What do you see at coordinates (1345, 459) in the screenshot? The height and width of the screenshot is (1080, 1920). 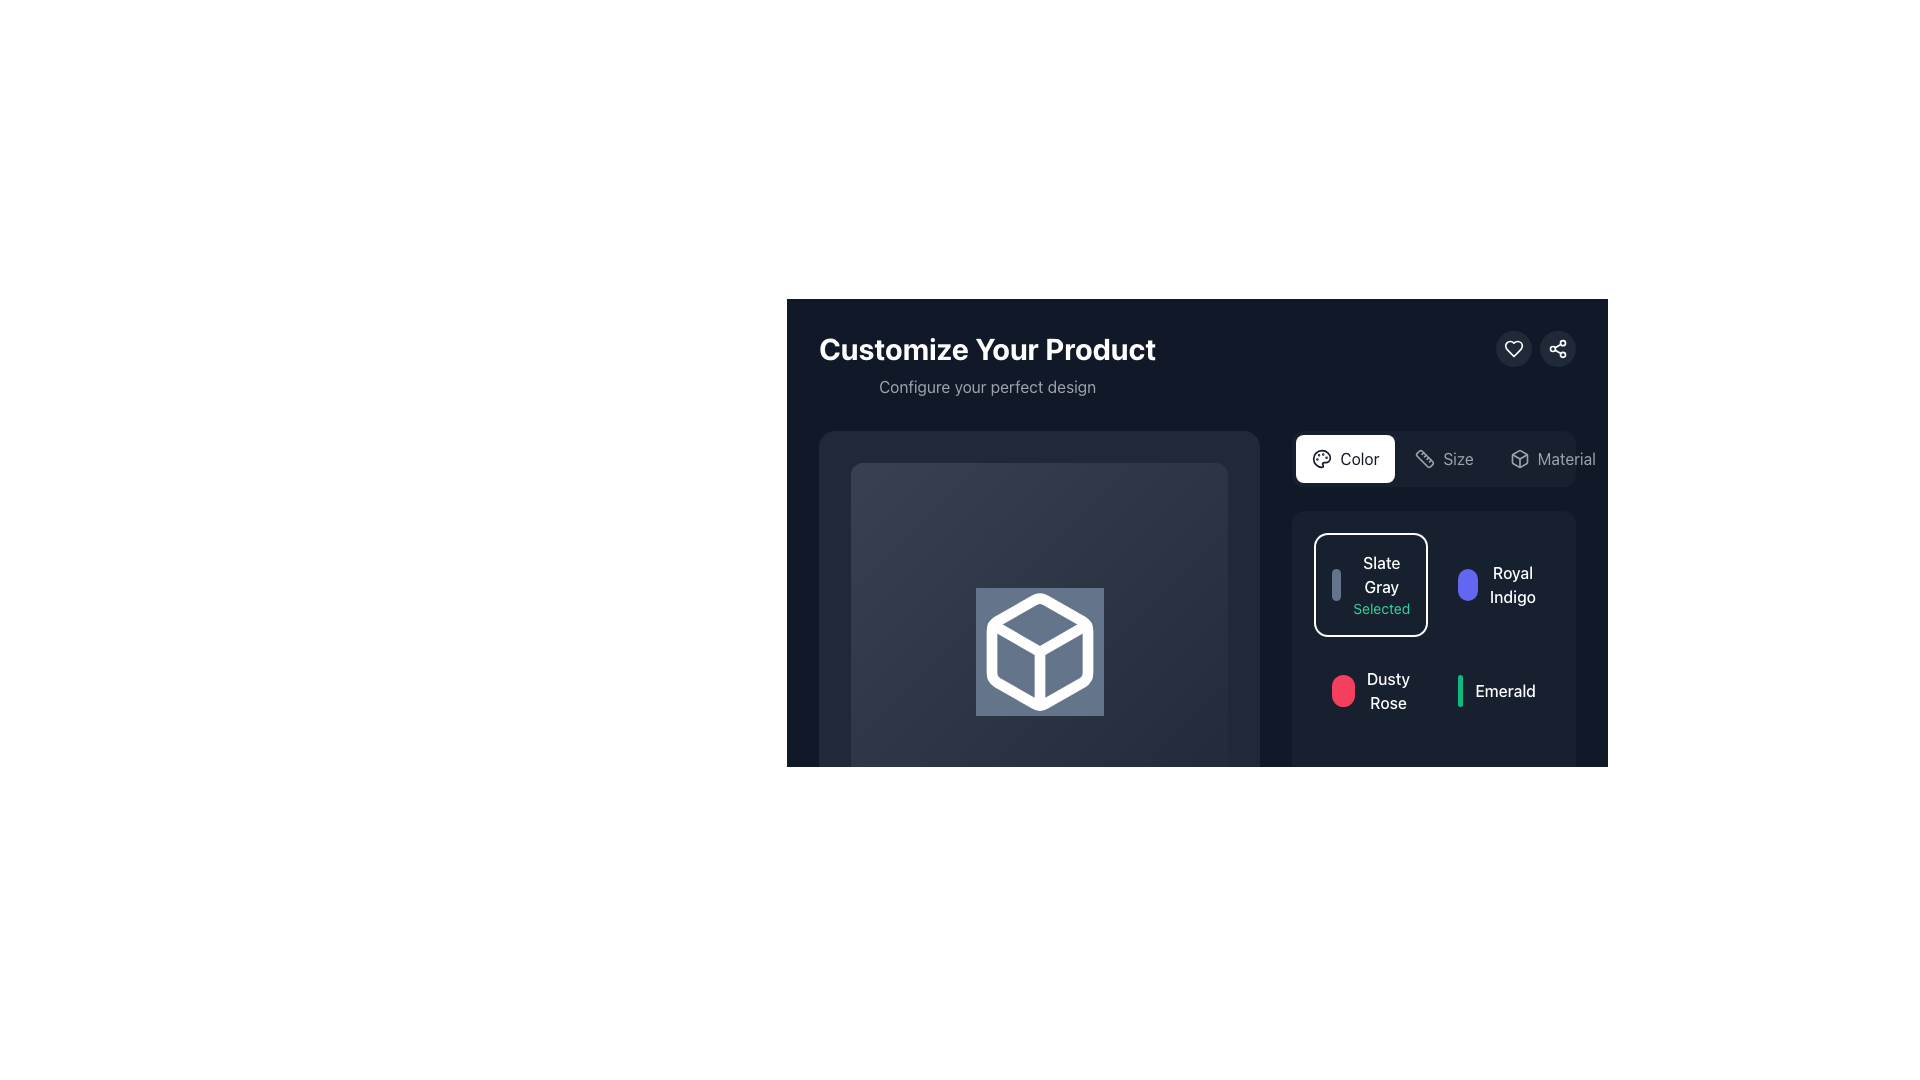 I see `the 'Color' button located in the top-right section of the interface within the horizontal navigation bar` at bounding box center [1345, 459].